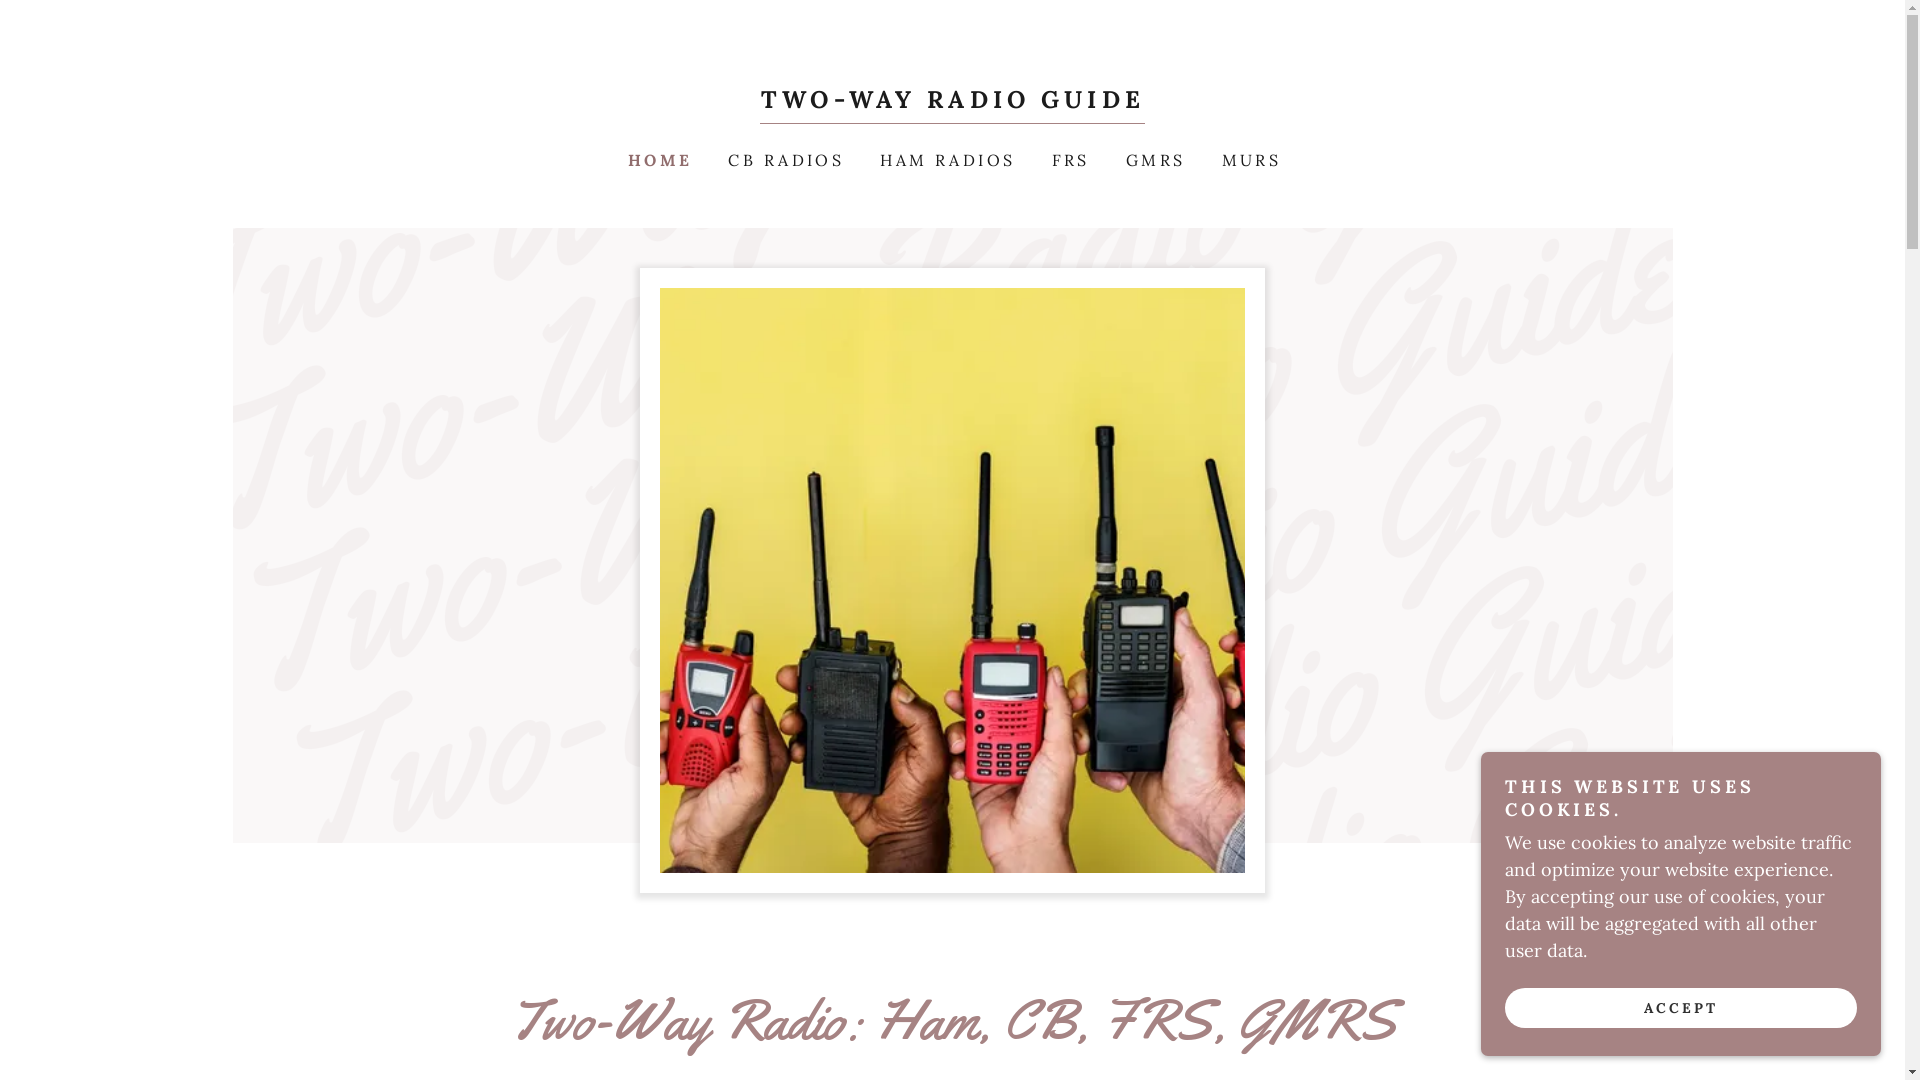  Describe the element at coordinates (658, 158) in the screenshot. I see `'HOME'` at that location.